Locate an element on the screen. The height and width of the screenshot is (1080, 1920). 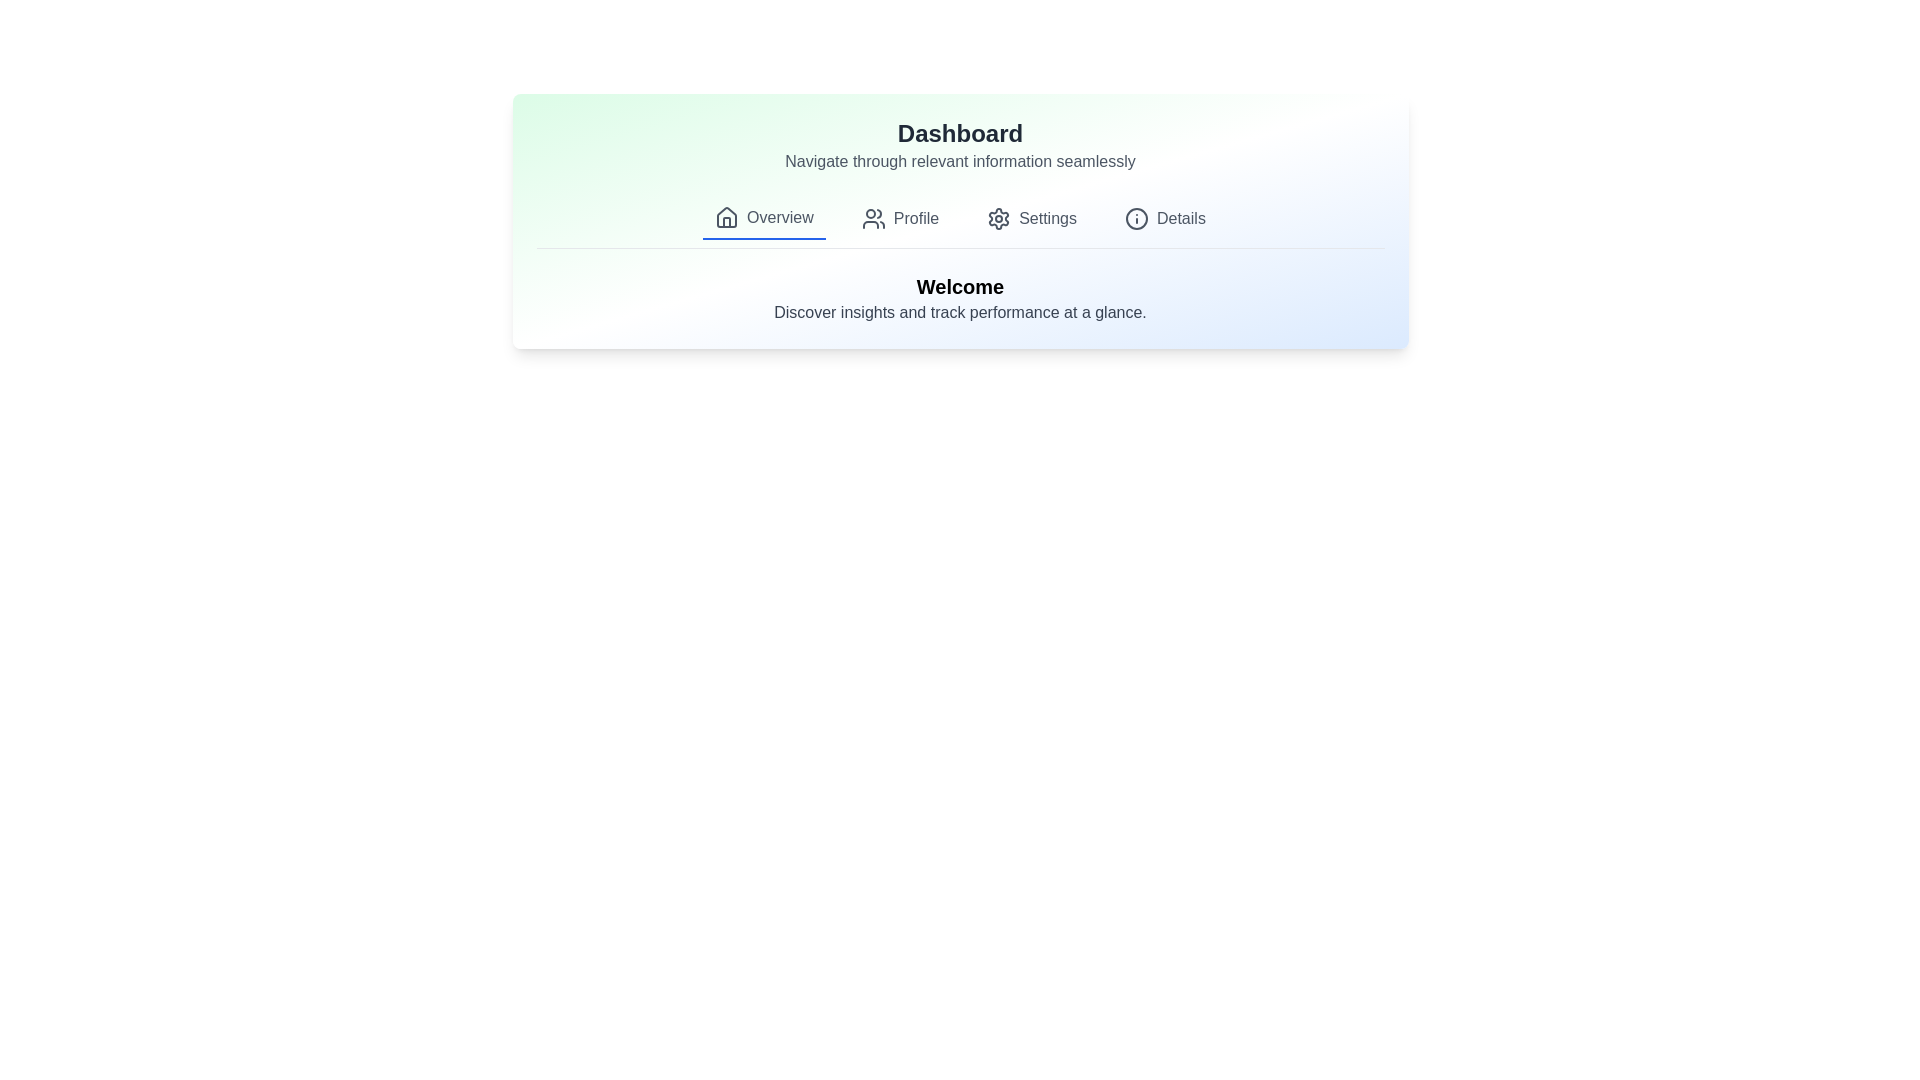
the gear-shaped icon located on the navigation bar to the left of the word 'Settings' is located at coordinates (999, 219).